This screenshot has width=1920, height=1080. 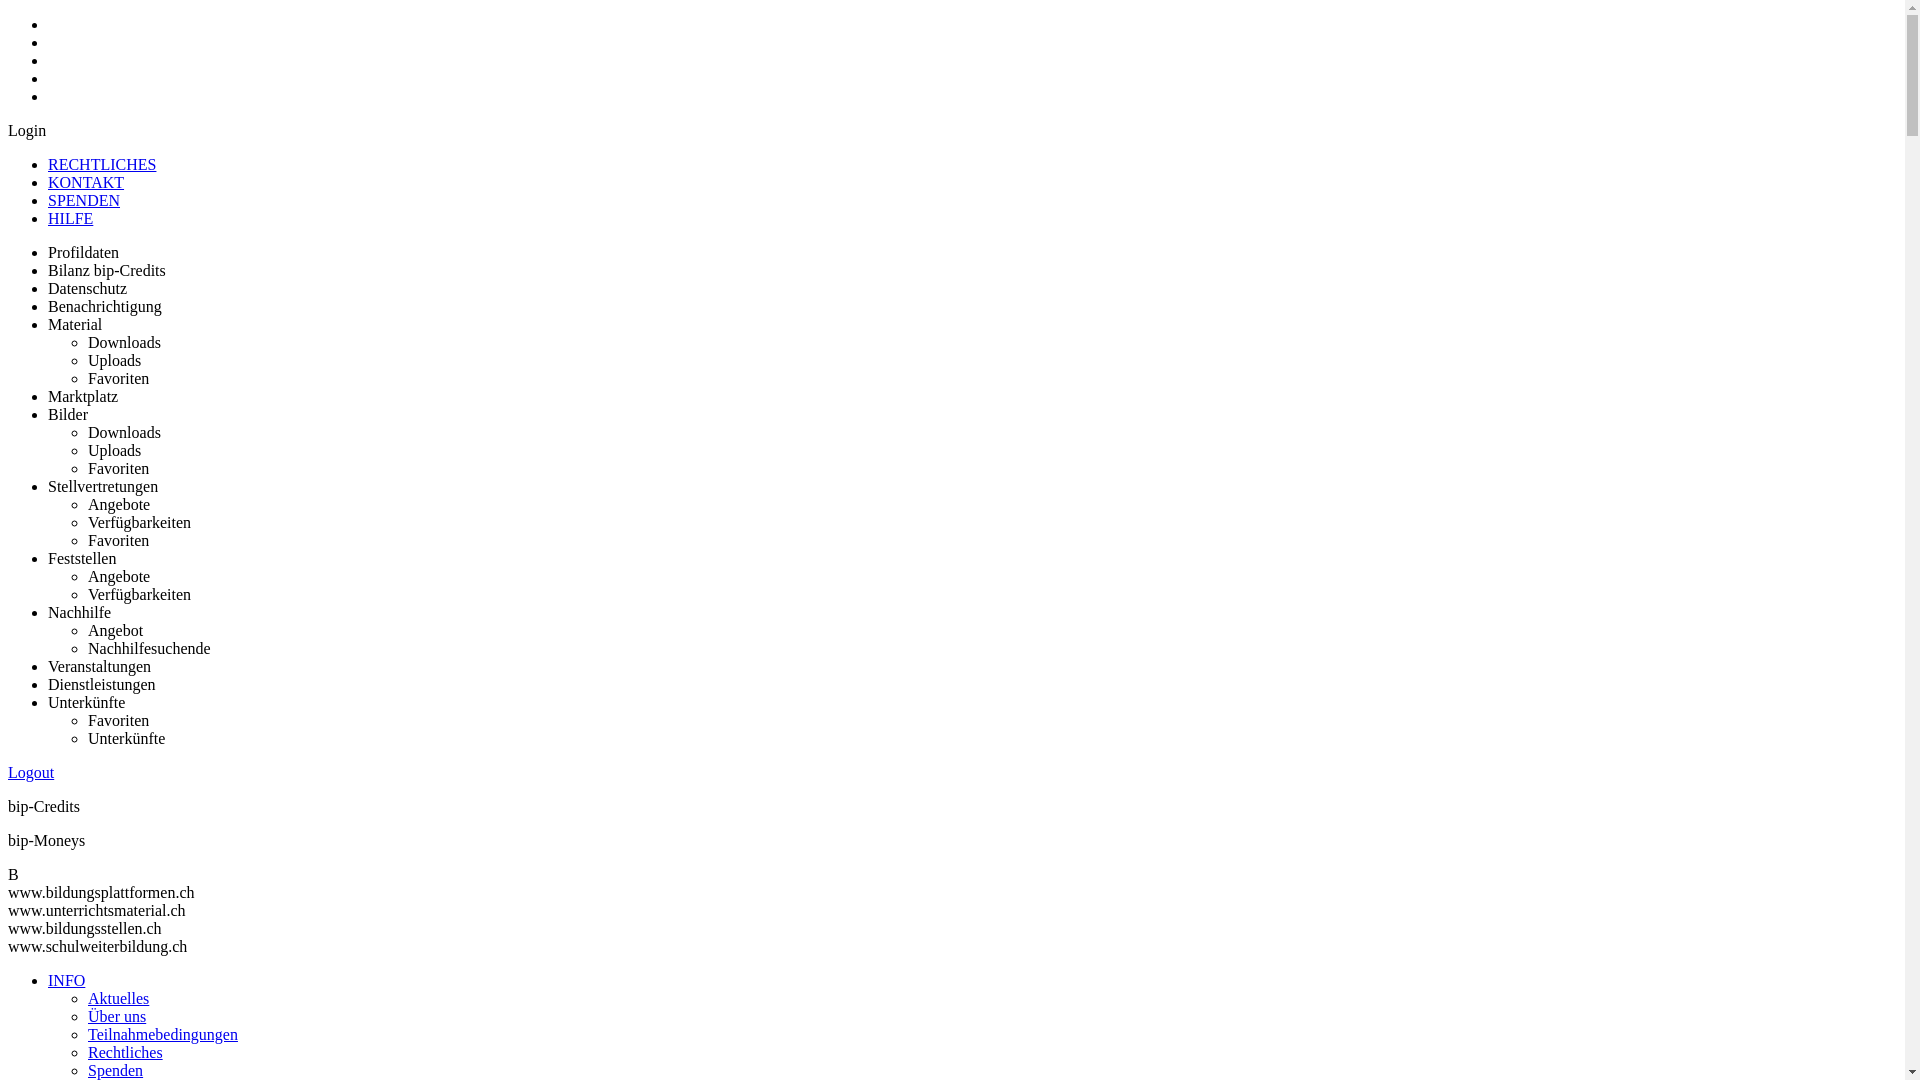 What do you see at coordinates (27, 130) in the screenshot?
I see `'Login'` at bounding box center [27, 130].